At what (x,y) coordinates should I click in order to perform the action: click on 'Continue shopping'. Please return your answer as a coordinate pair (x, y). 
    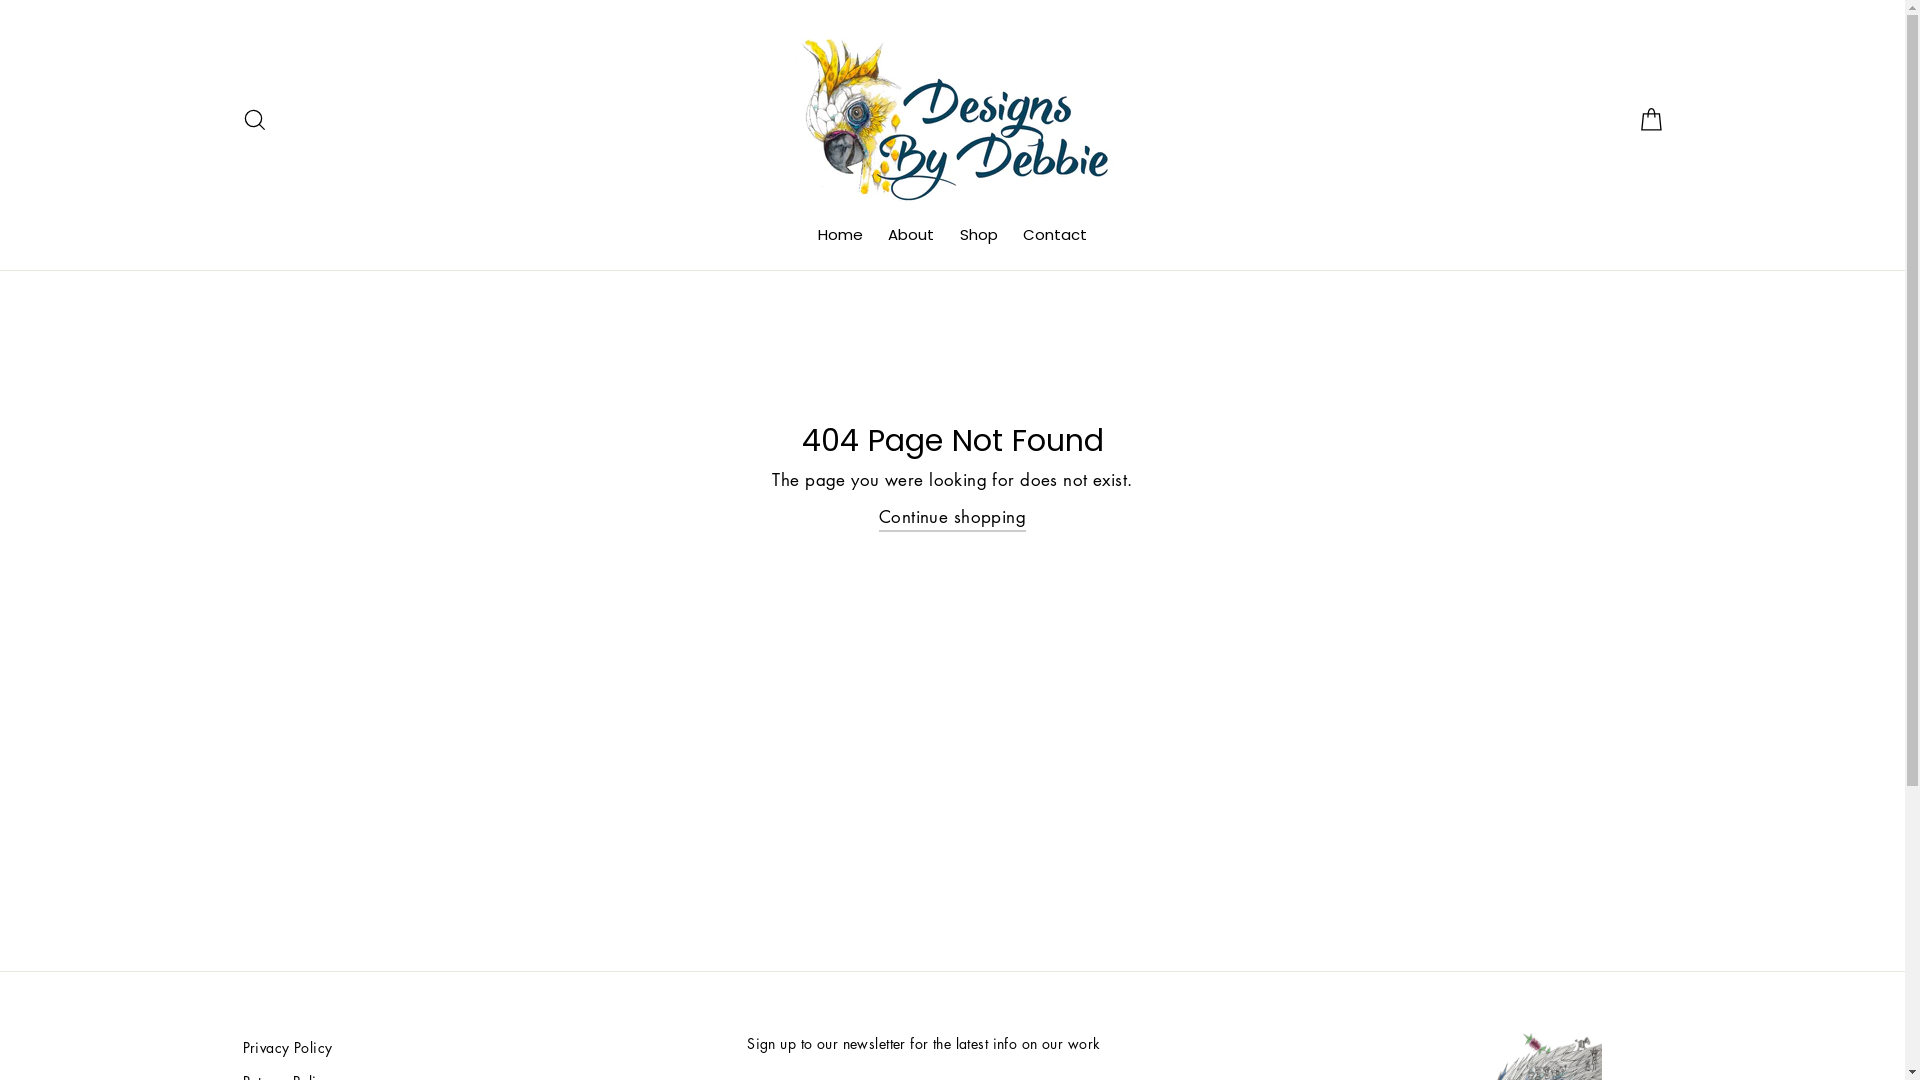
    Looking at the image, I should click on (951, 516).